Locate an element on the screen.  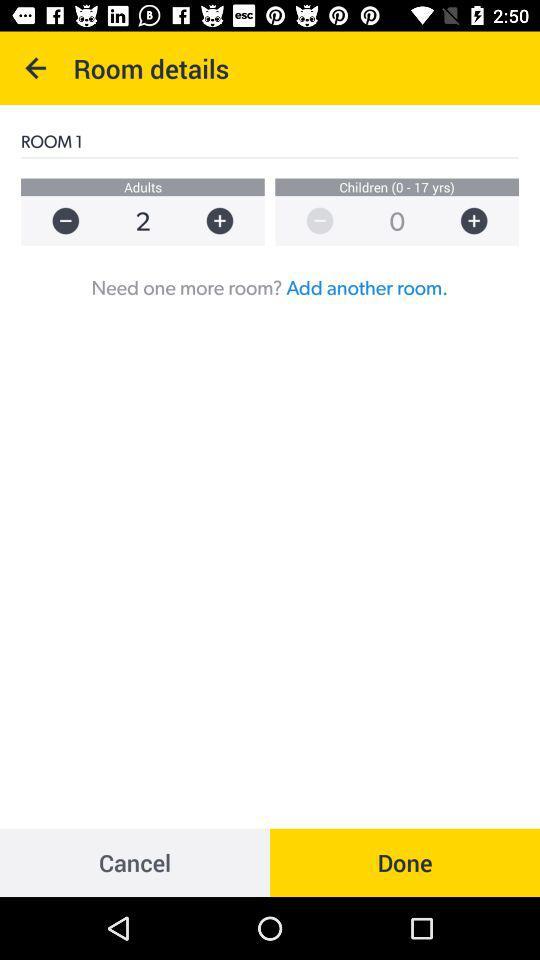
the icon to the right of cancel is located at coordinates (405, 861).